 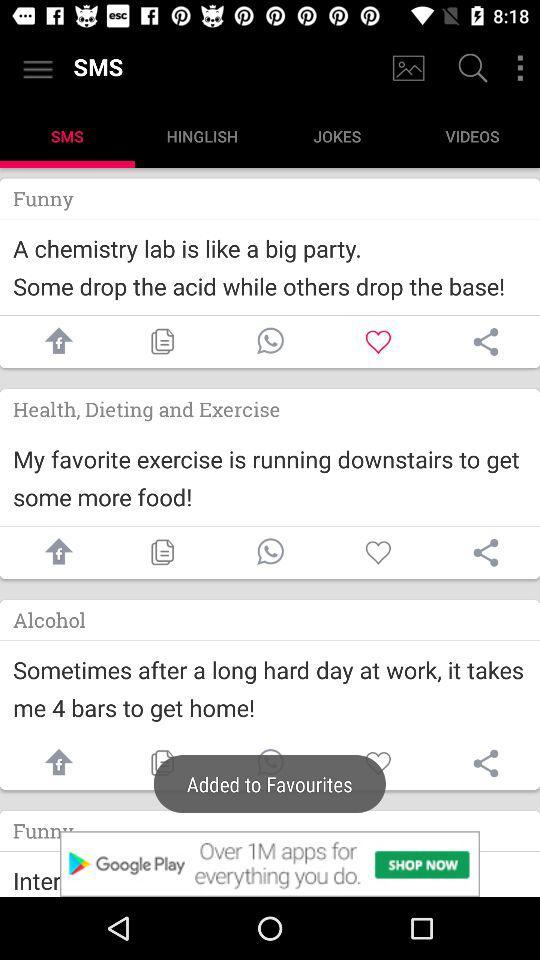 I want to click on share button, so click(x=485, y=762).